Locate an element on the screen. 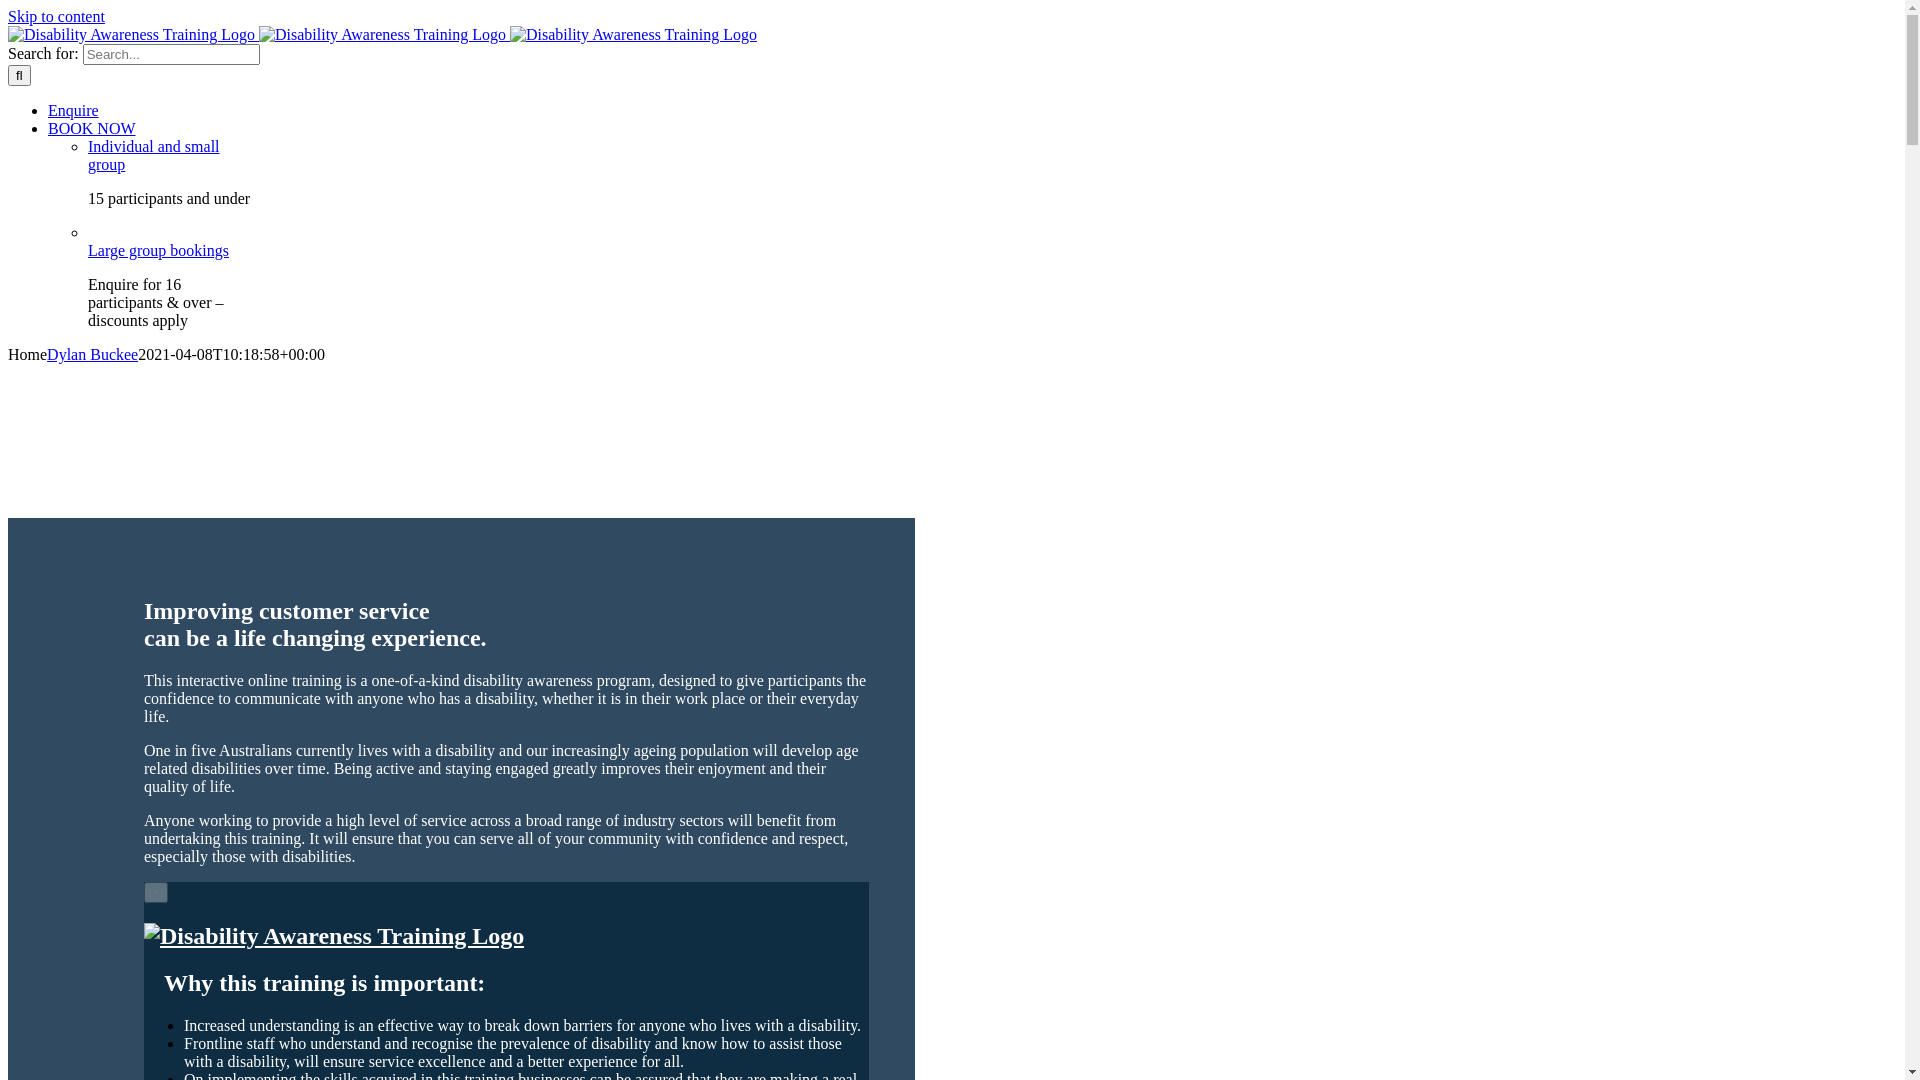  'Individual and small group' is located at coordinates (152, 154).